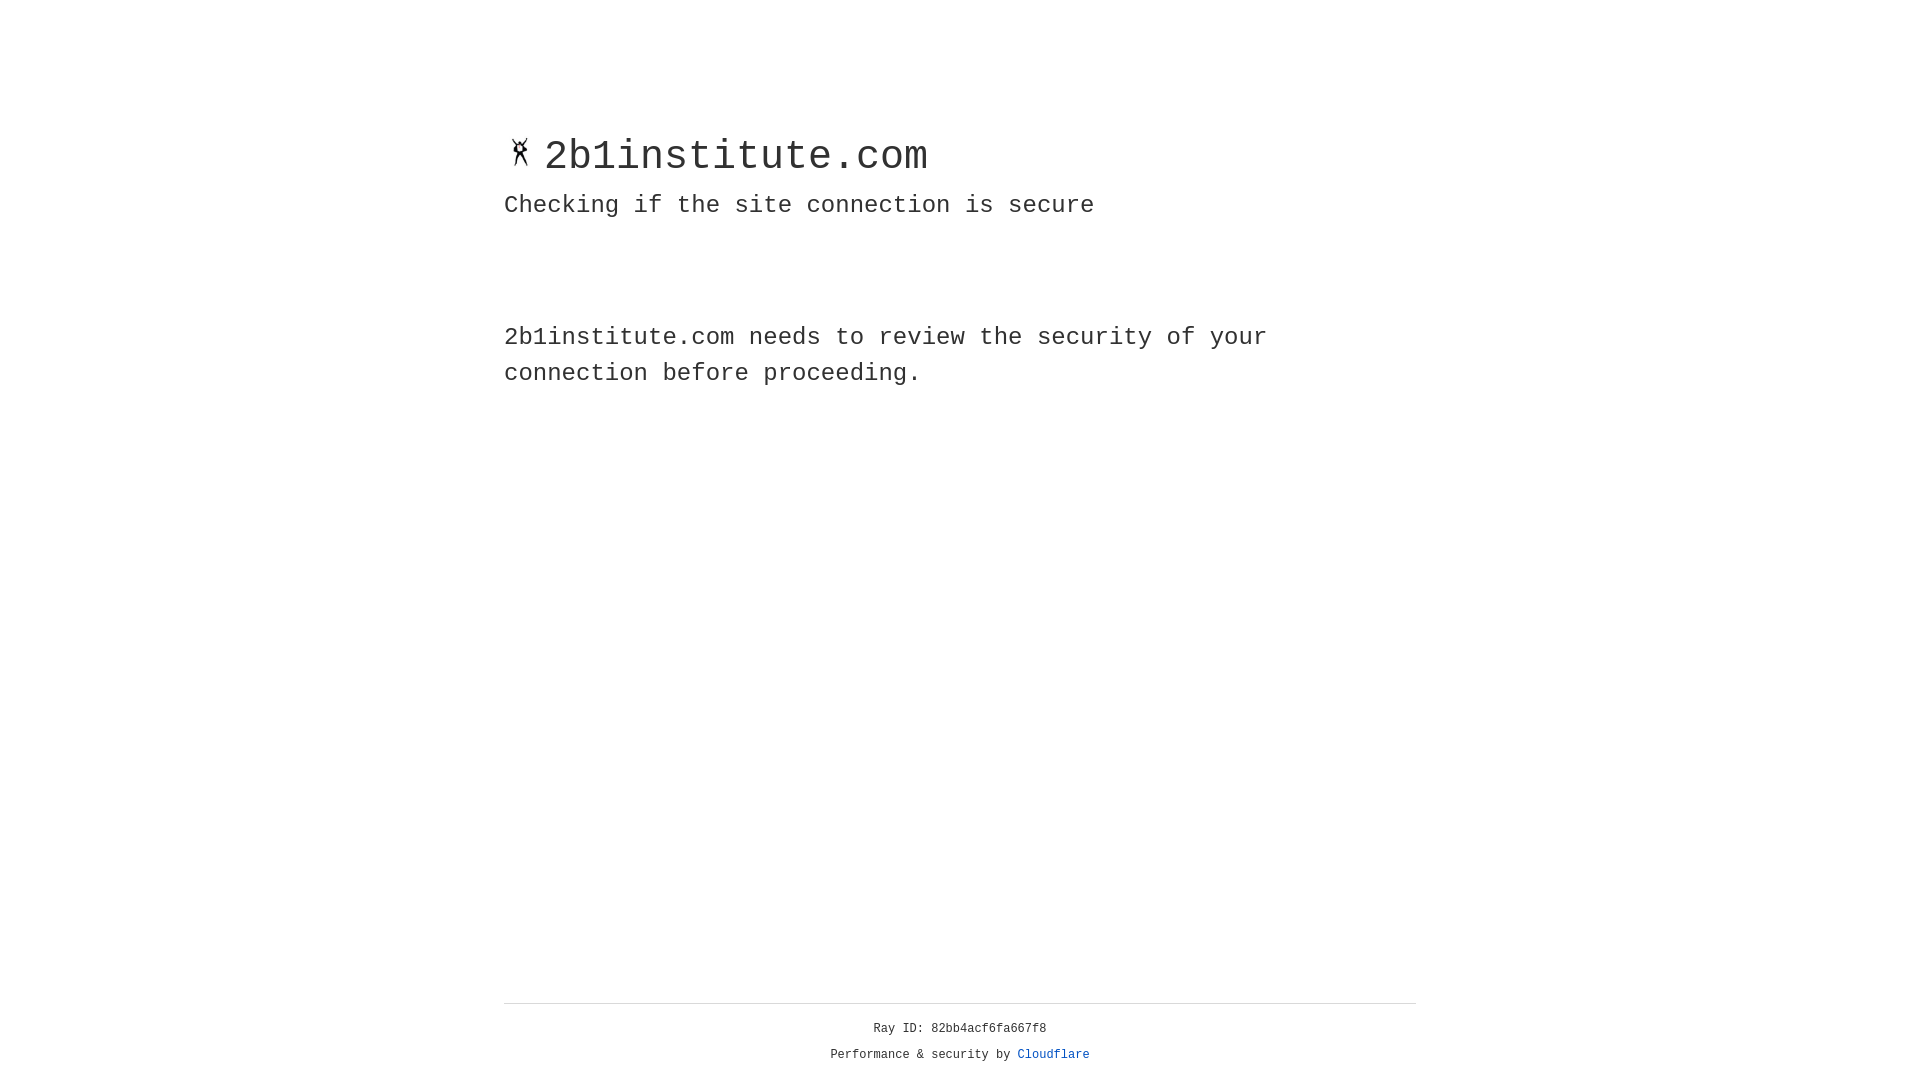  What do you see at coordinates (1017, 1054) in the screenshot?
I see `'Cloudflare'` at bounding box center [1017, 1054].